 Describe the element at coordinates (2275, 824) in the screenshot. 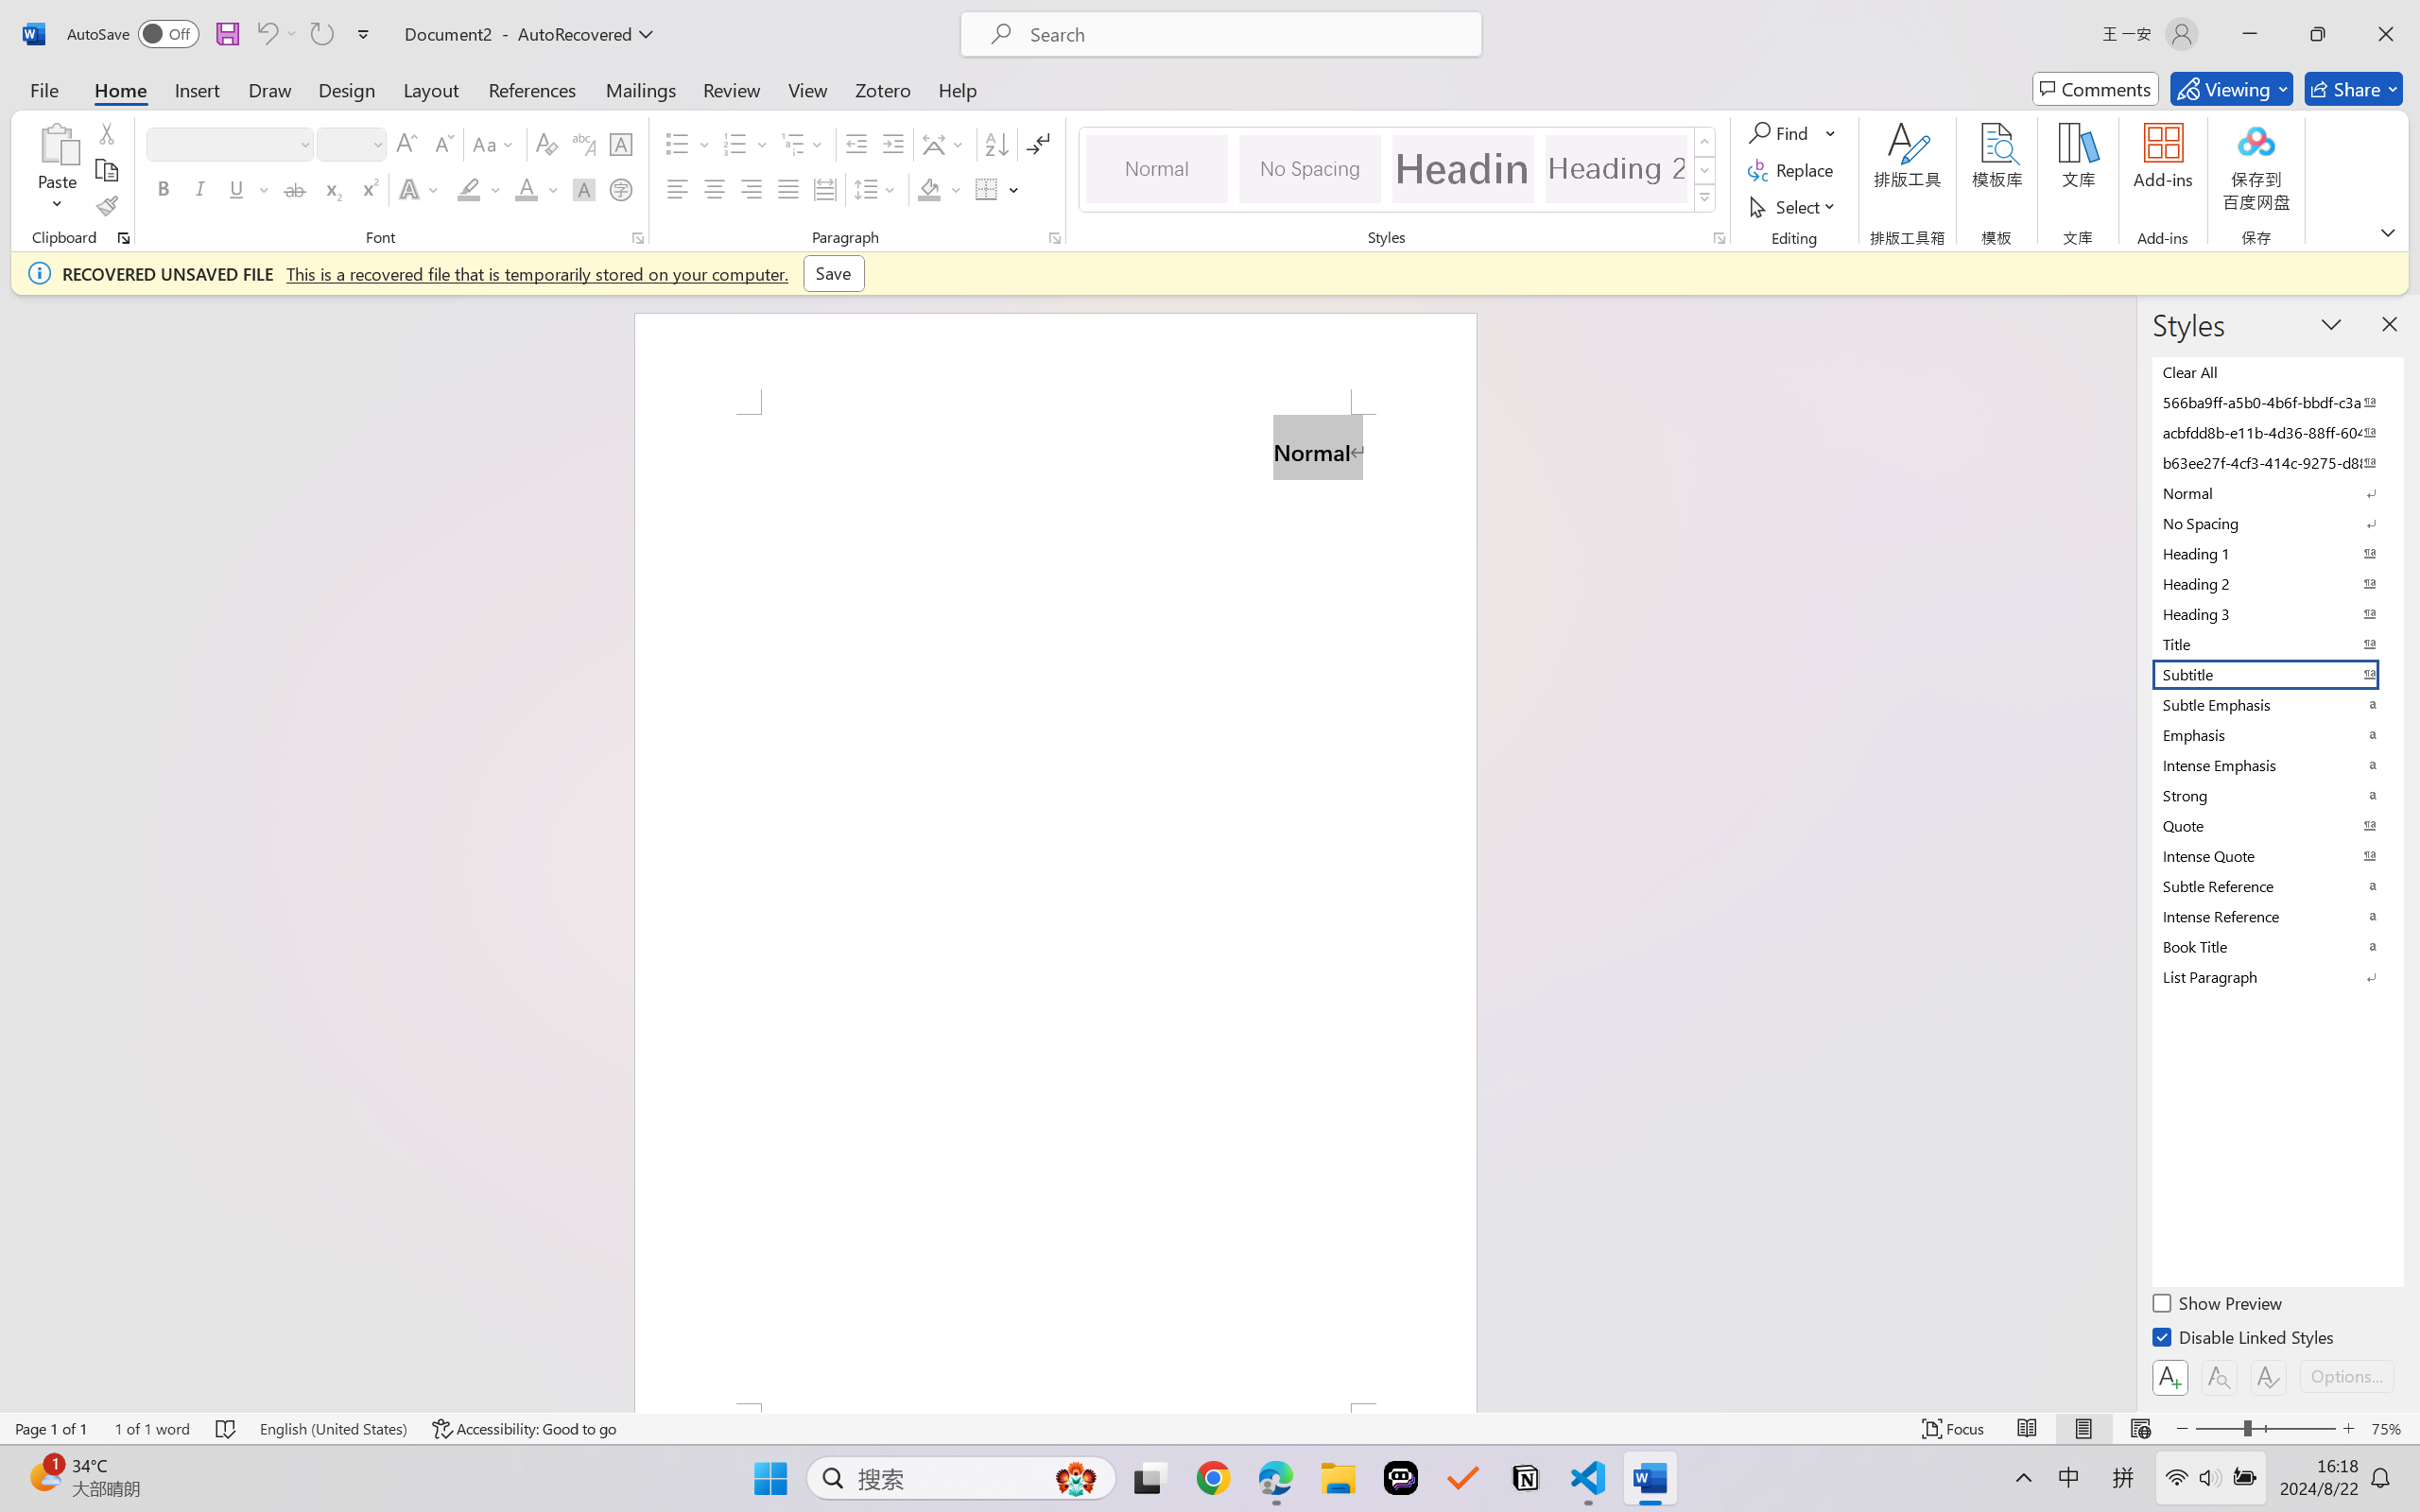

I see `'Quote'` at that location.